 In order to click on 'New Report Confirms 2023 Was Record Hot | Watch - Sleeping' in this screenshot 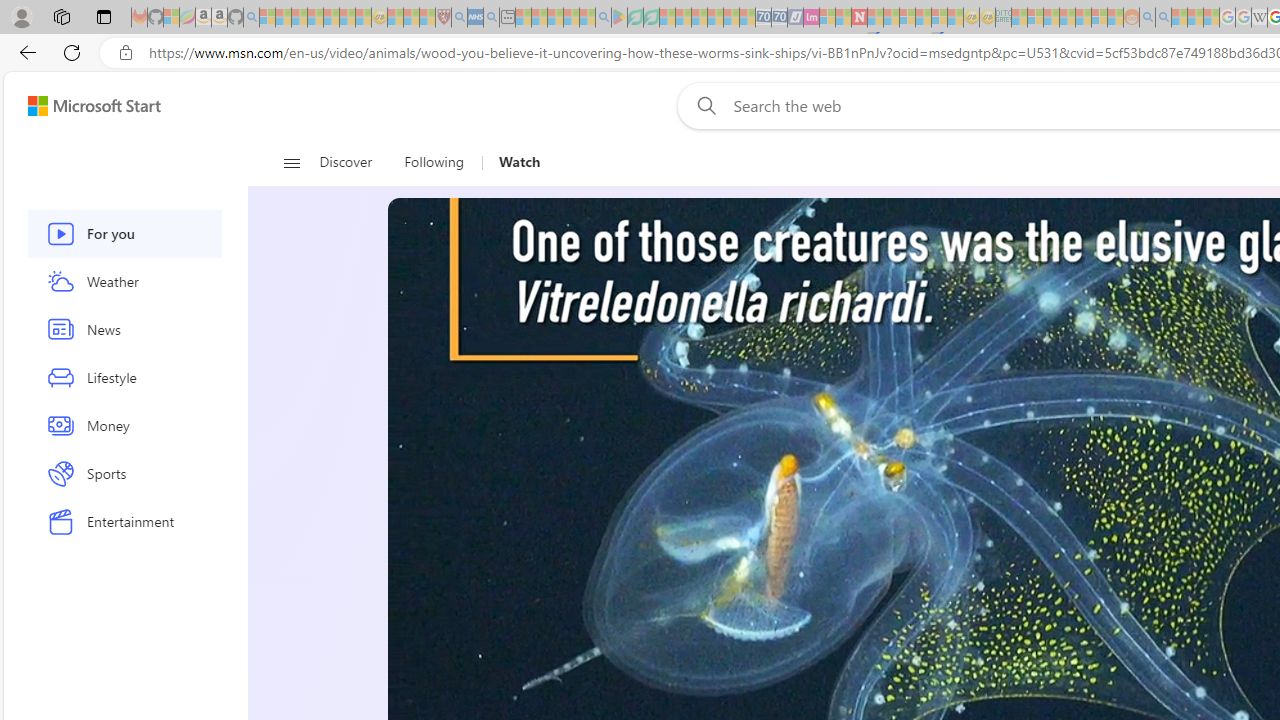, I will do `click(331, 17)`.